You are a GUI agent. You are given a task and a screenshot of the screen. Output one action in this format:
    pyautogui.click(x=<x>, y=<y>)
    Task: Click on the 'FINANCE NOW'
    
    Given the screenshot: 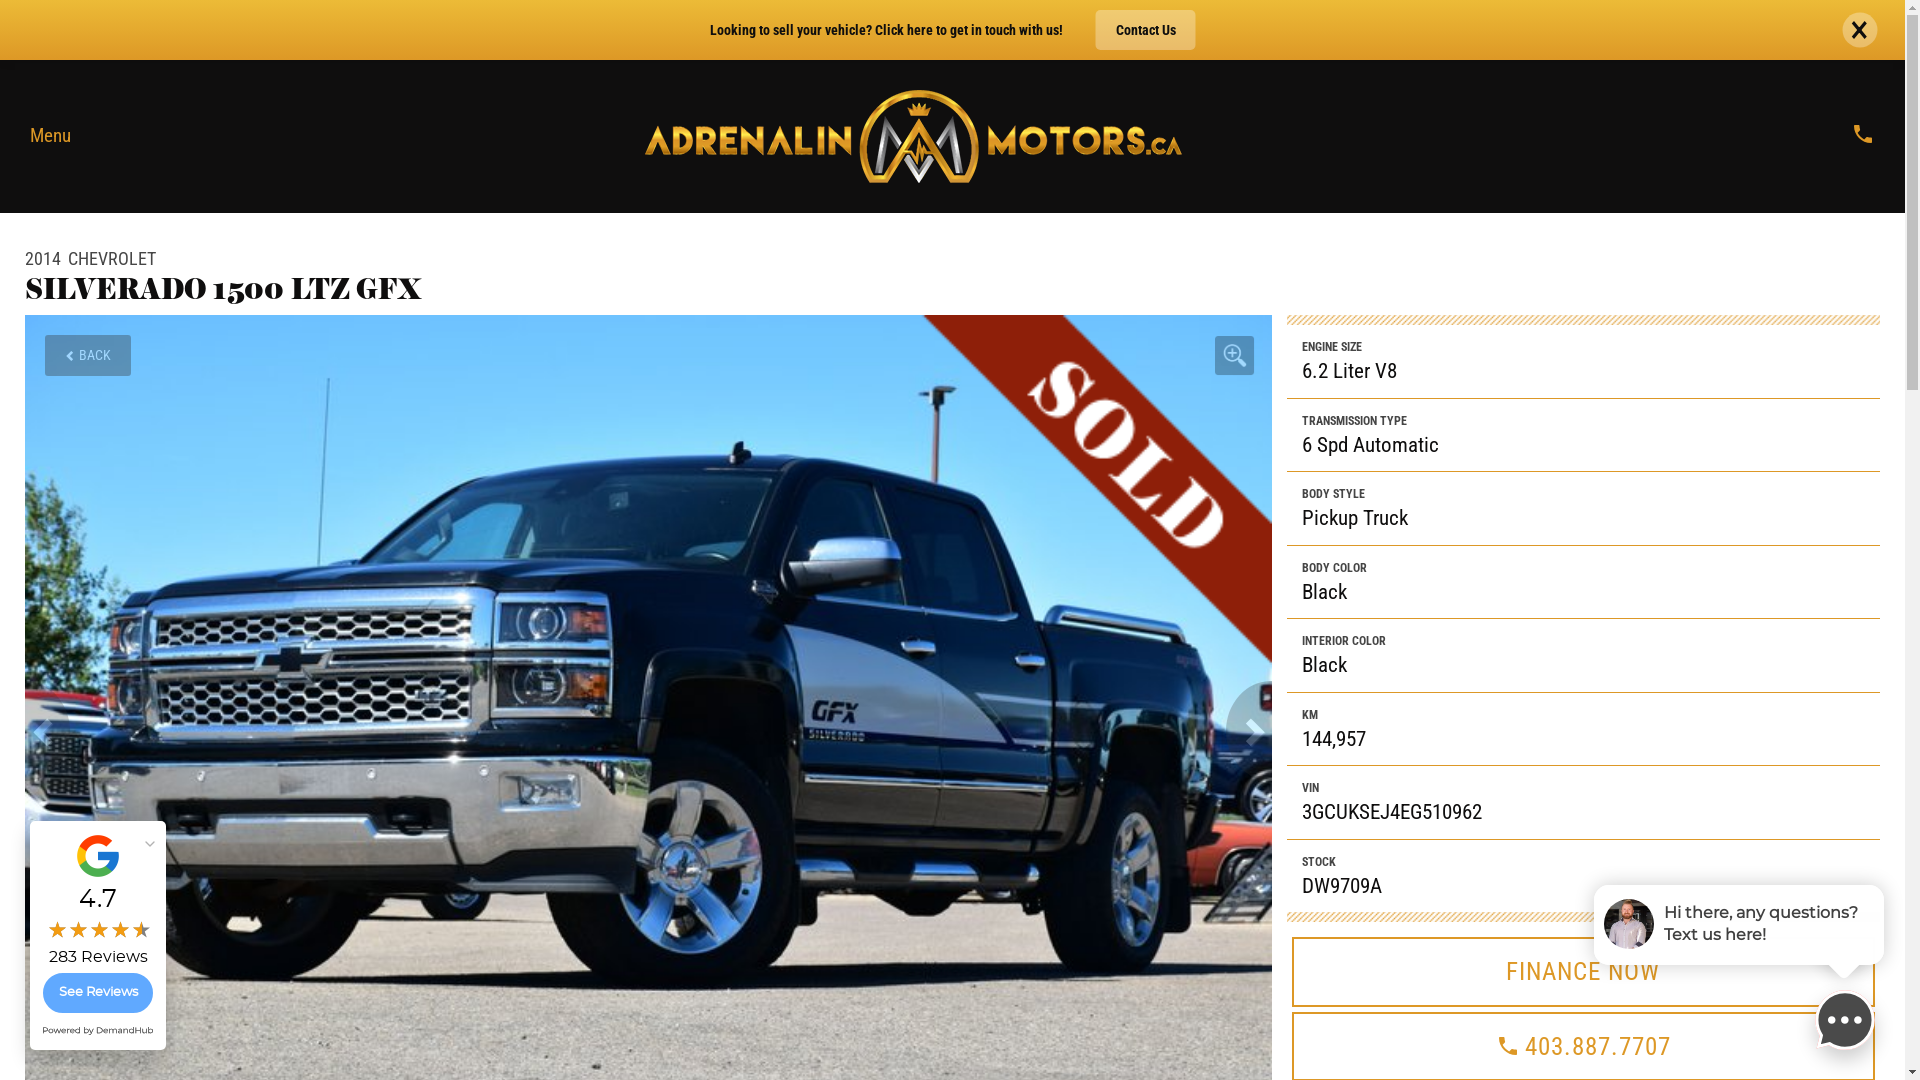 What is the action you would take?
    pyautogui.click(x=1582, y=971)
    